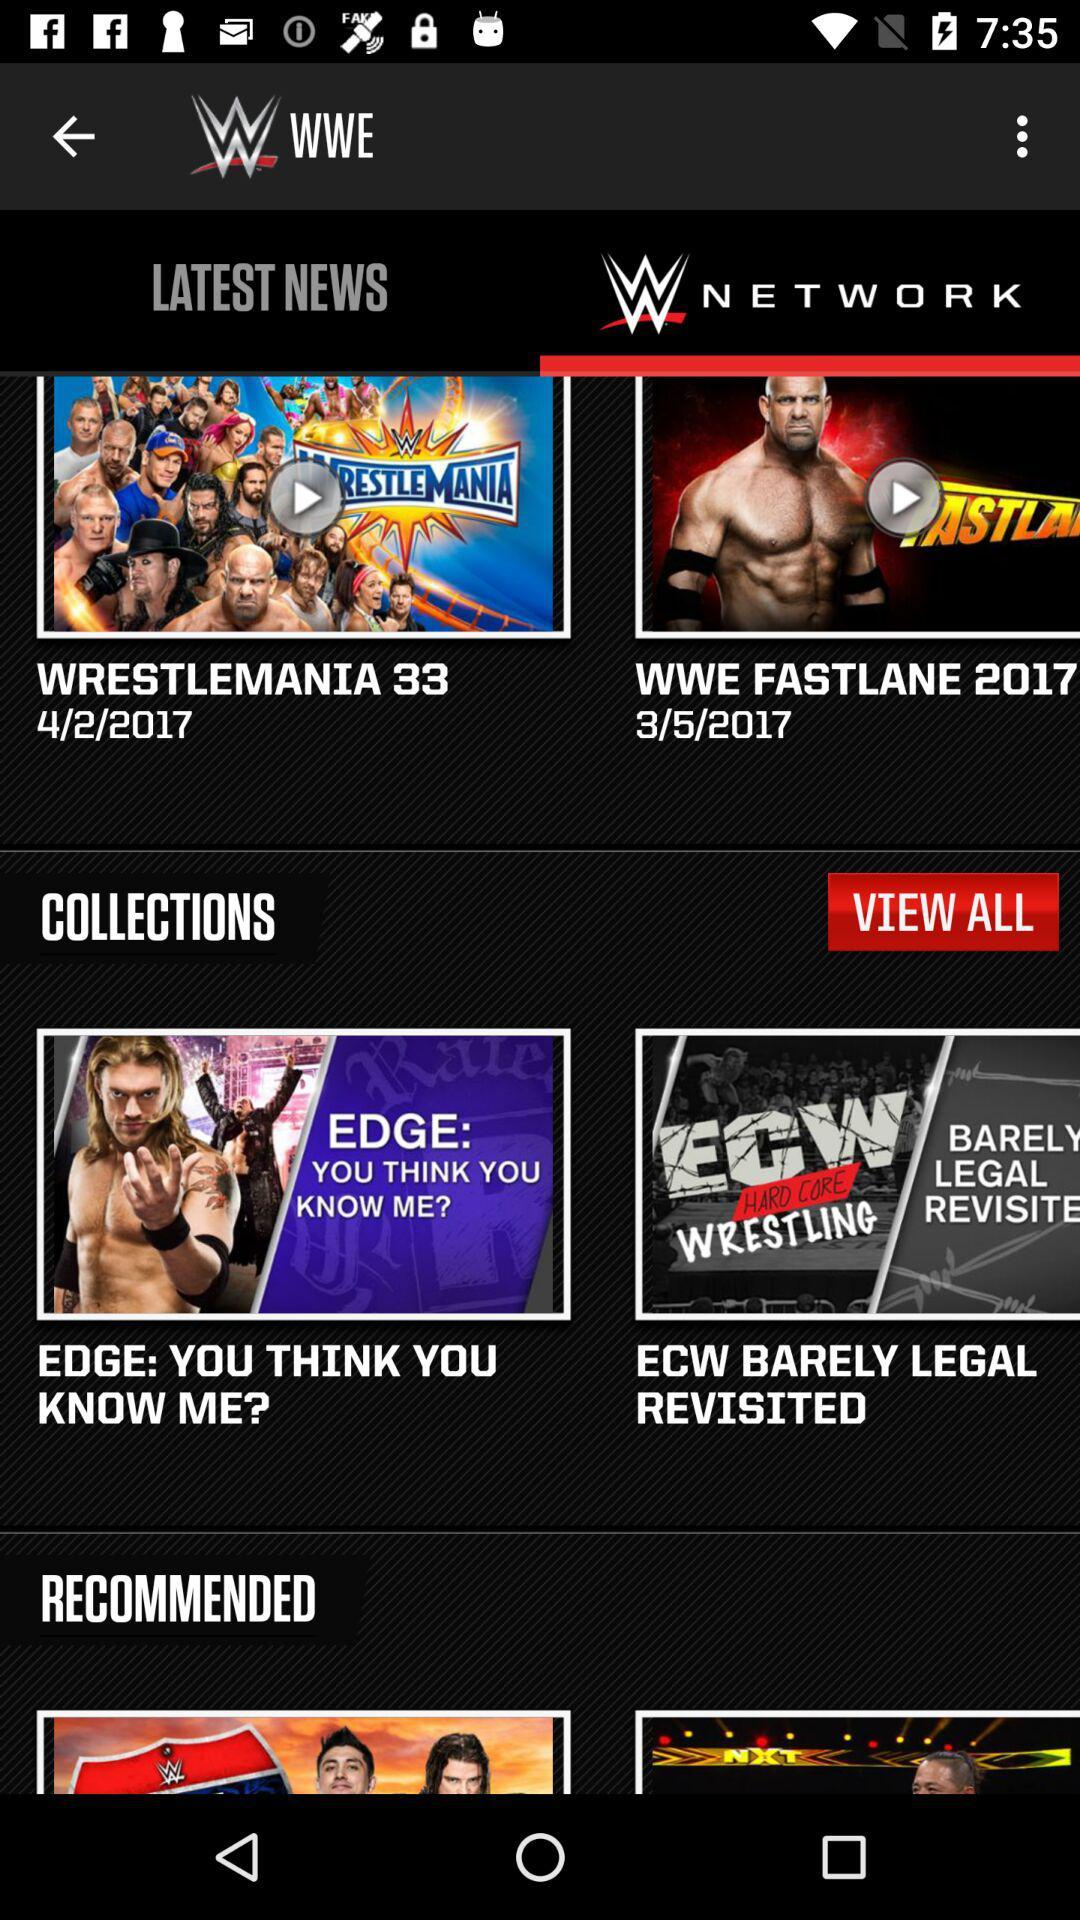 The height and width of the screenshot is (1920, 1080). I want to click on network, so click(810, 292).